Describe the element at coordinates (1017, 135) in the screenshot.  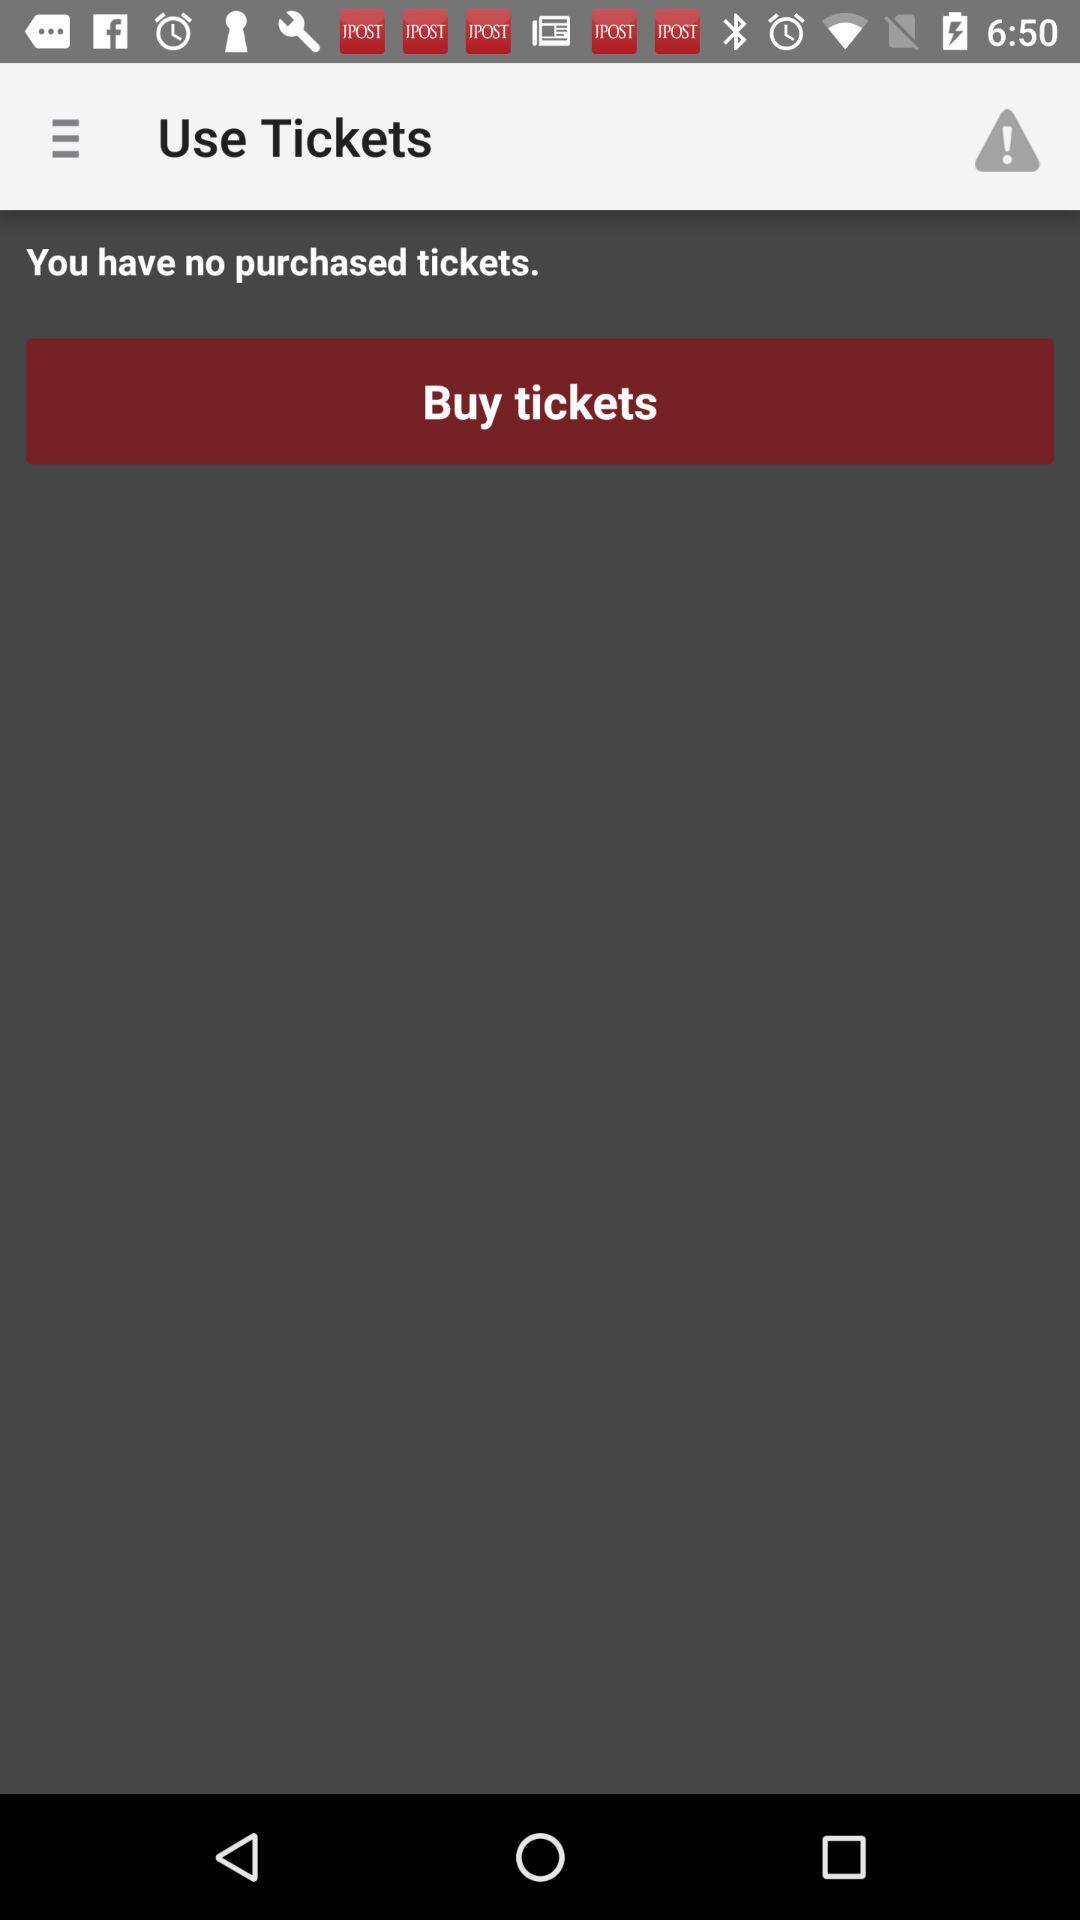
I see `the item above you have no item` at that location.